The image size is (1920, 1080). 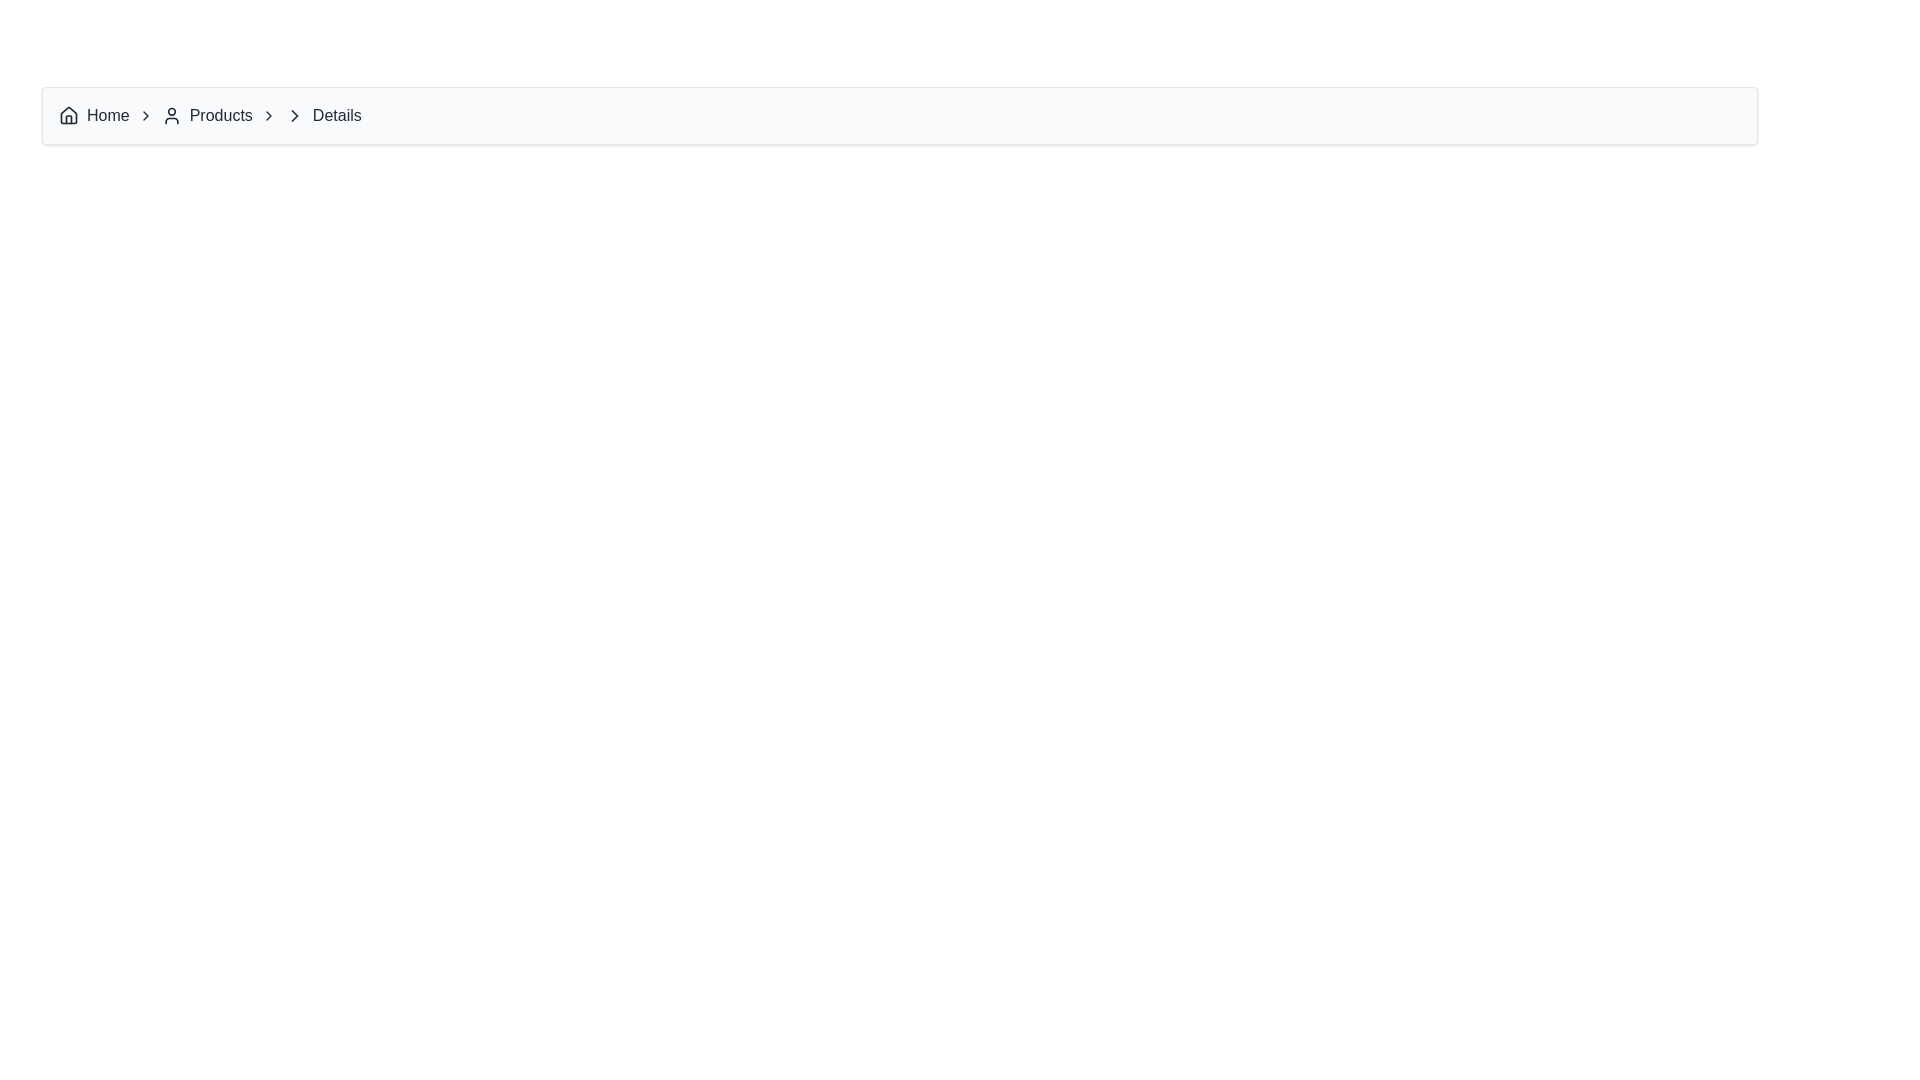 What do you see at coordinates (144, 115) in the screenshot?
I see `the icon that serves as a visual separator and directional indicator within the breadcrumb navigation, positioned in the top-left section of the interface, between the 'Home' and 'Products' text labels` at bounding box center [144, 115].